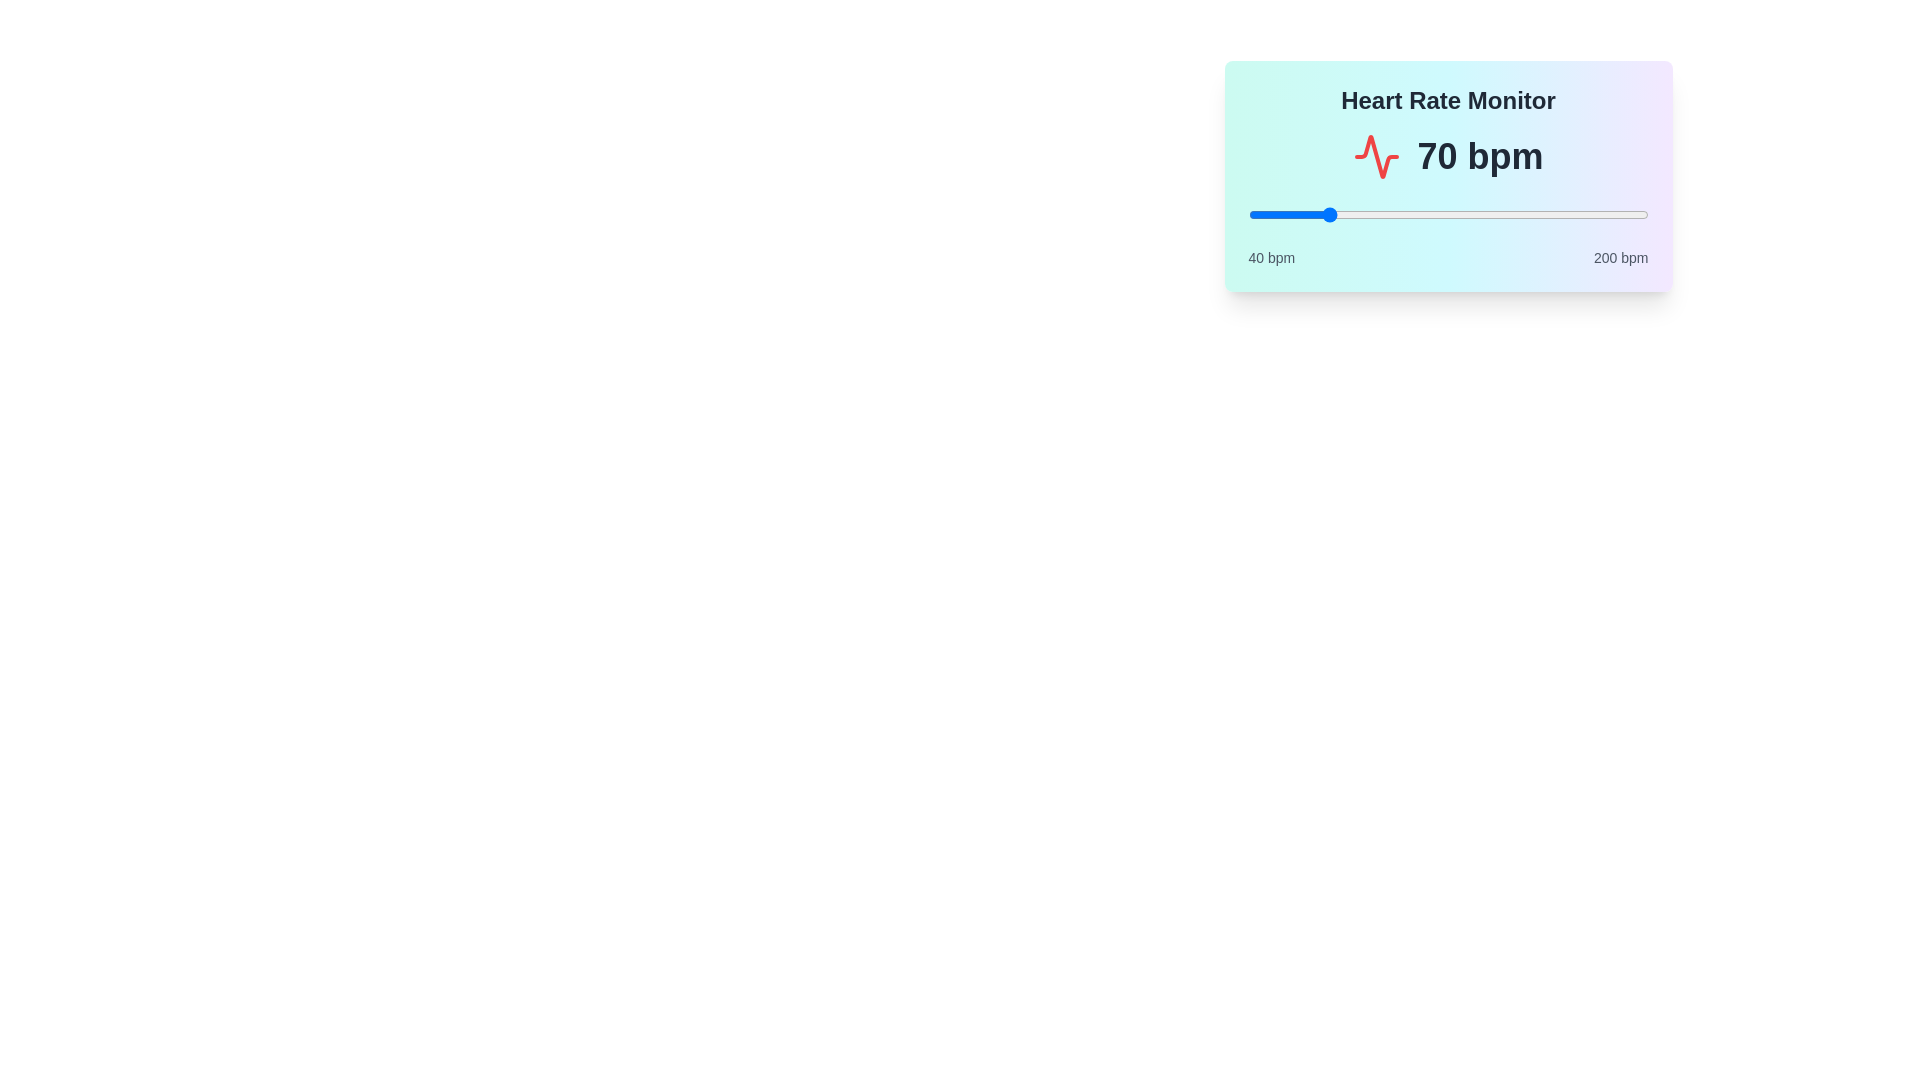 Image resolution: width=1920 pixels, height=1080 pixels. Describe the element at coordinates (1633, 215) in the screenshot. I see `the heart rate slider to 194 bpm` at that location.